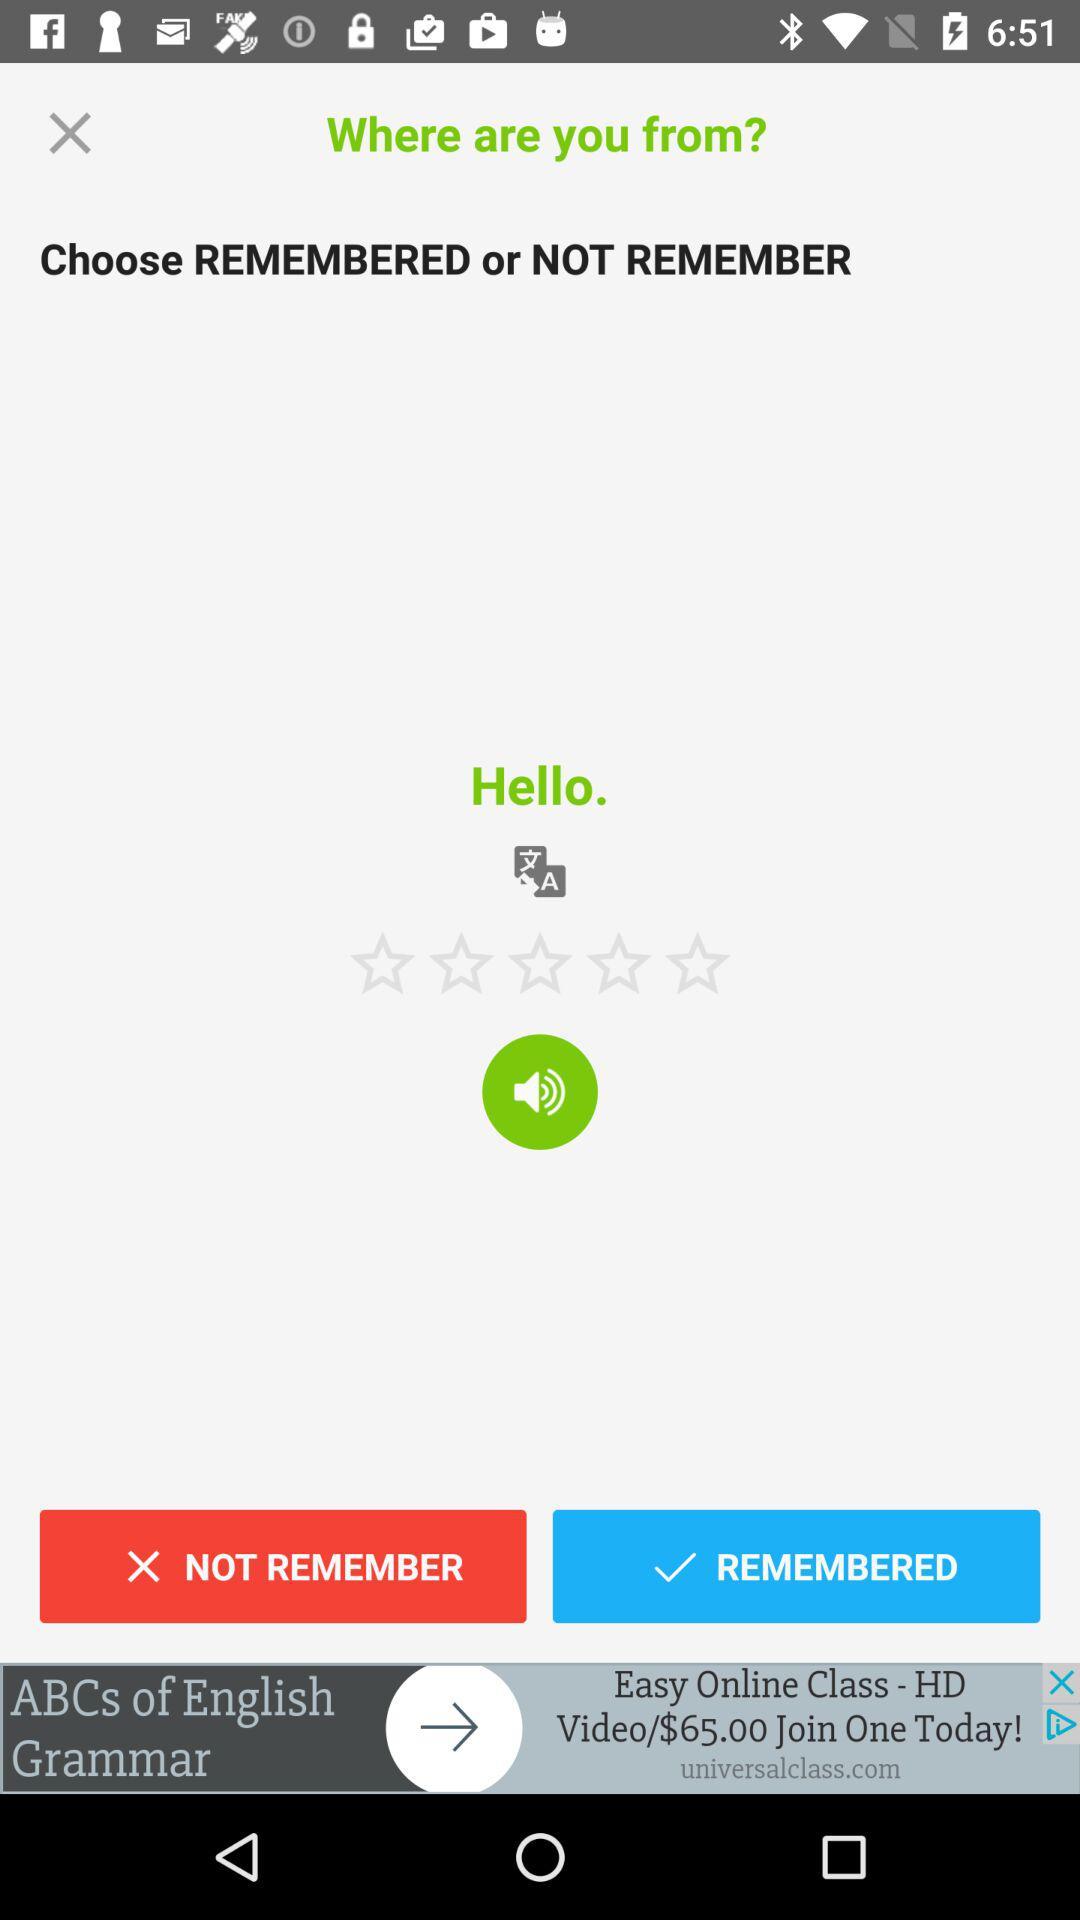  Describe the element at coordinates (540, 1090) in the screenshot. I see `change volume` at that location.